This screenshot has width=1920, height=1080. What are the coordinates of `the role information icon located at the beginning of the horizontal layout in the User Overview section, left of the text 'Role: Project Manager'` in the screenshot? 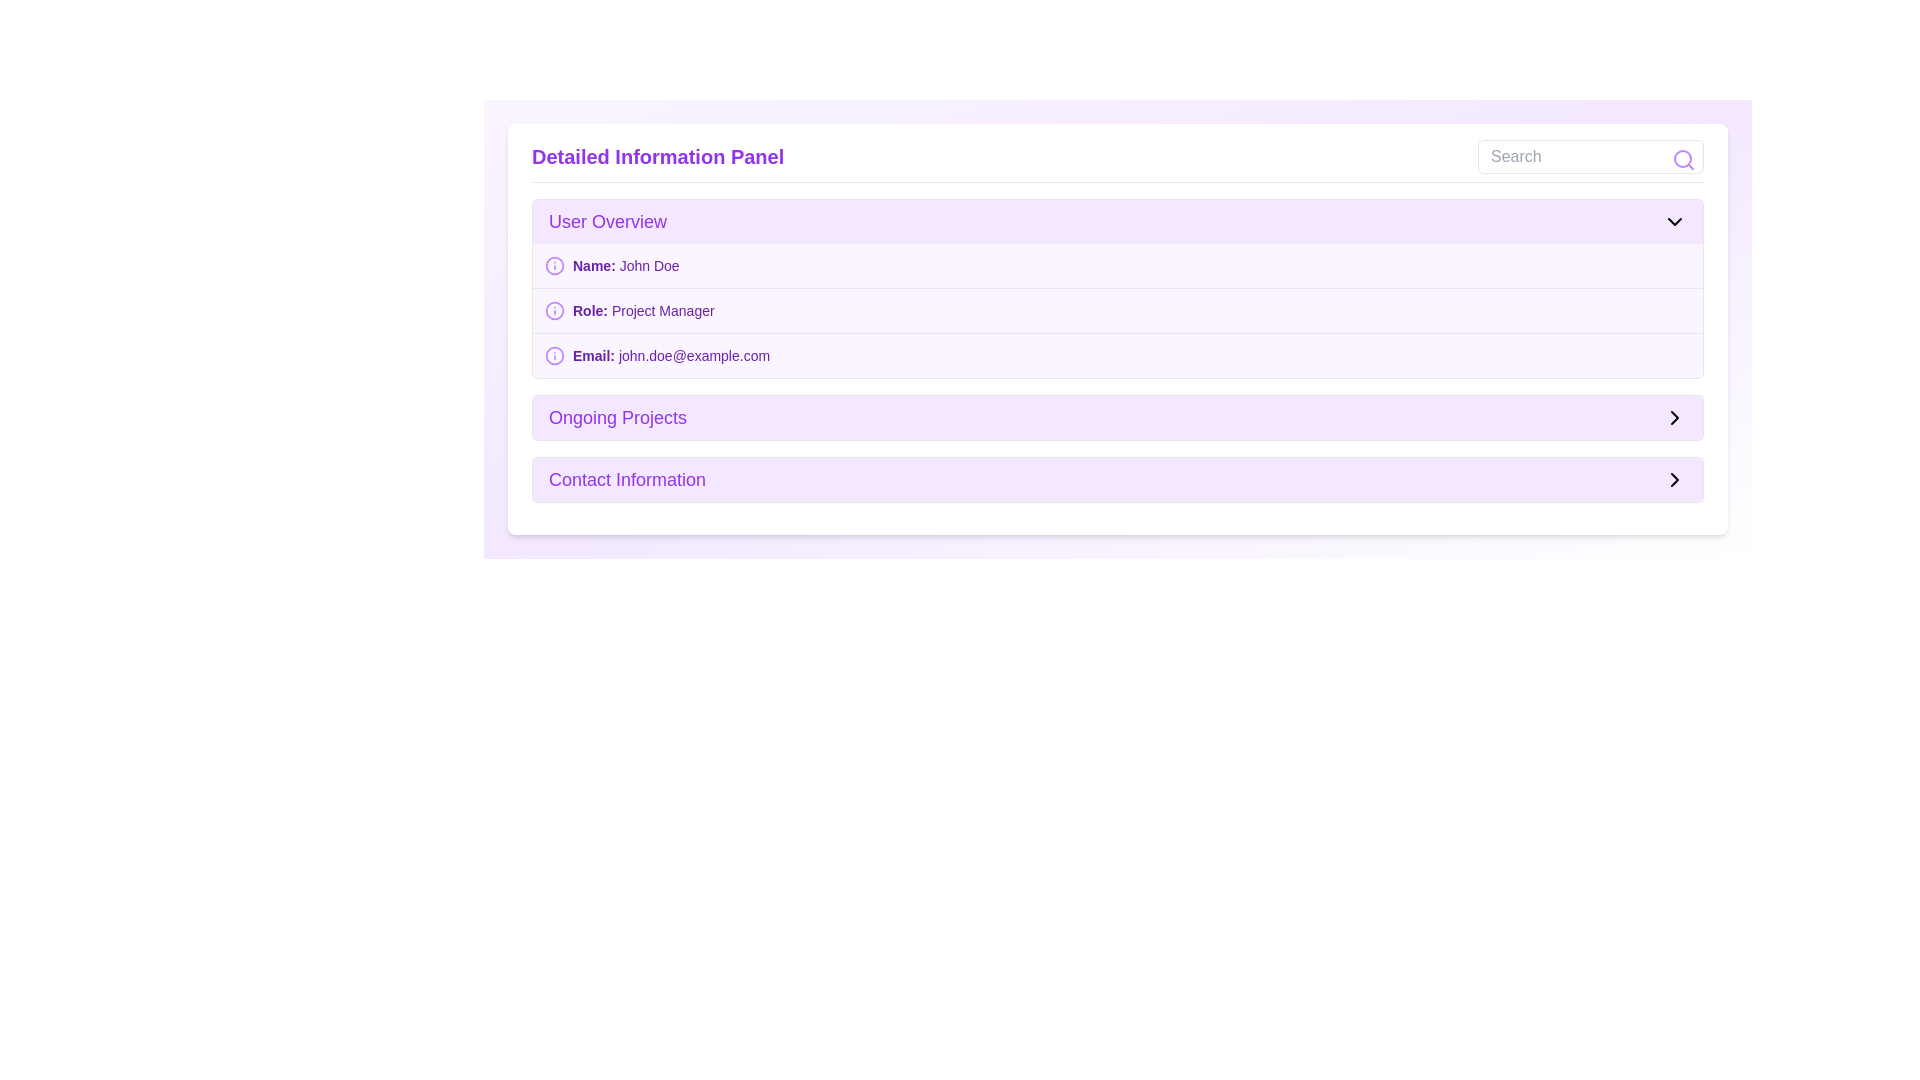 It's located at (555, 311).